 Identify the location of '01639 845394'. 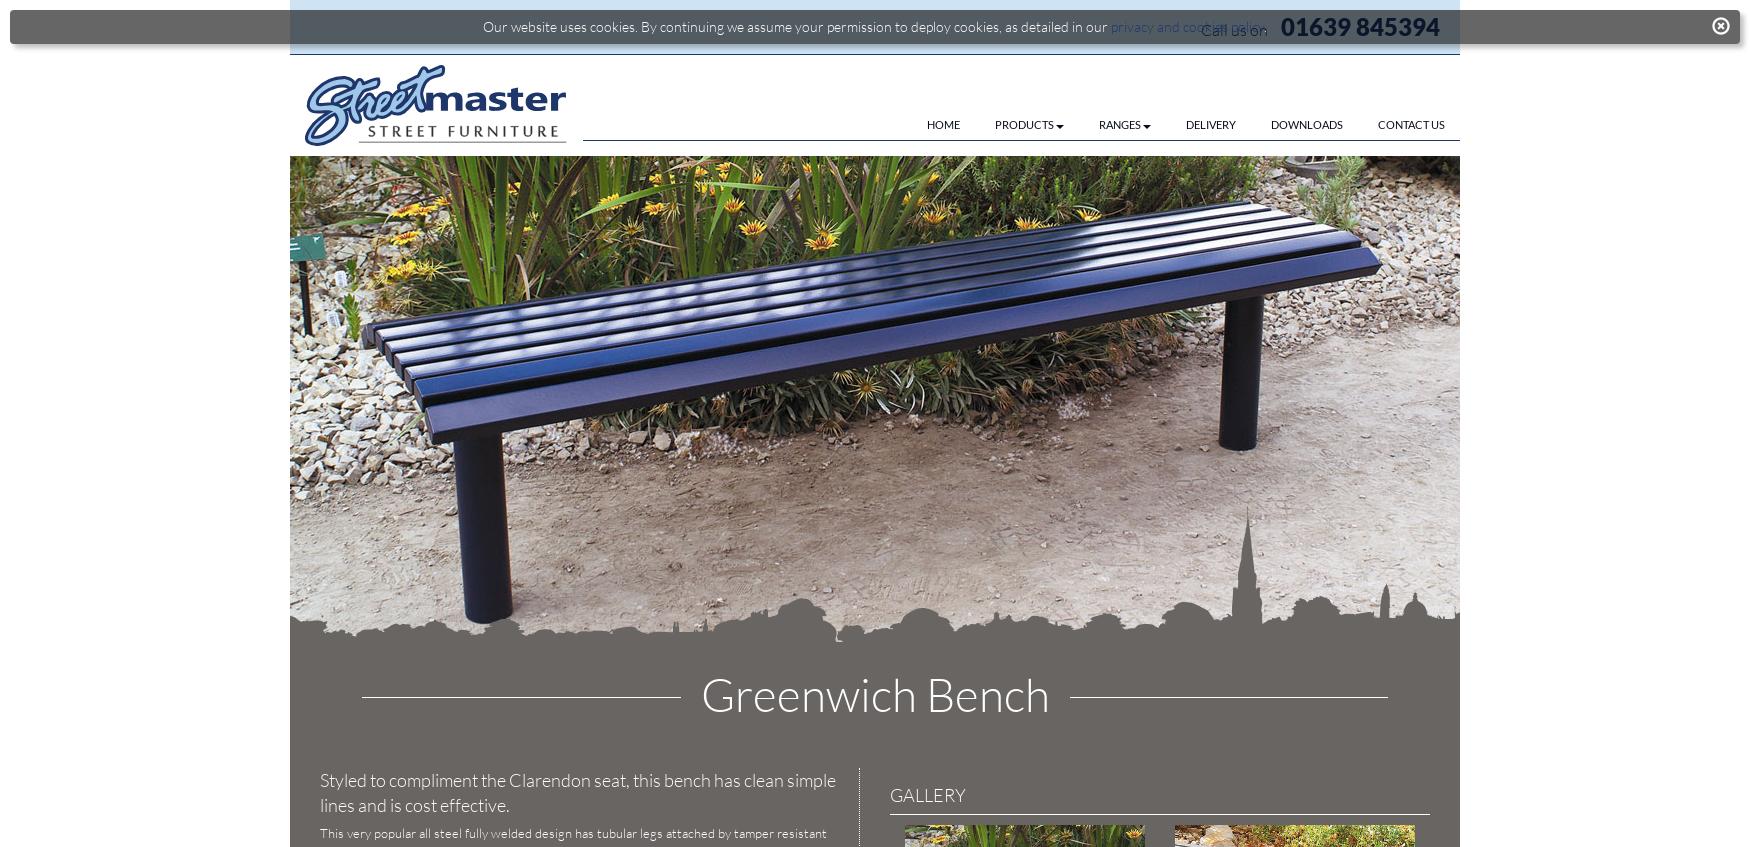
(1360, 25).